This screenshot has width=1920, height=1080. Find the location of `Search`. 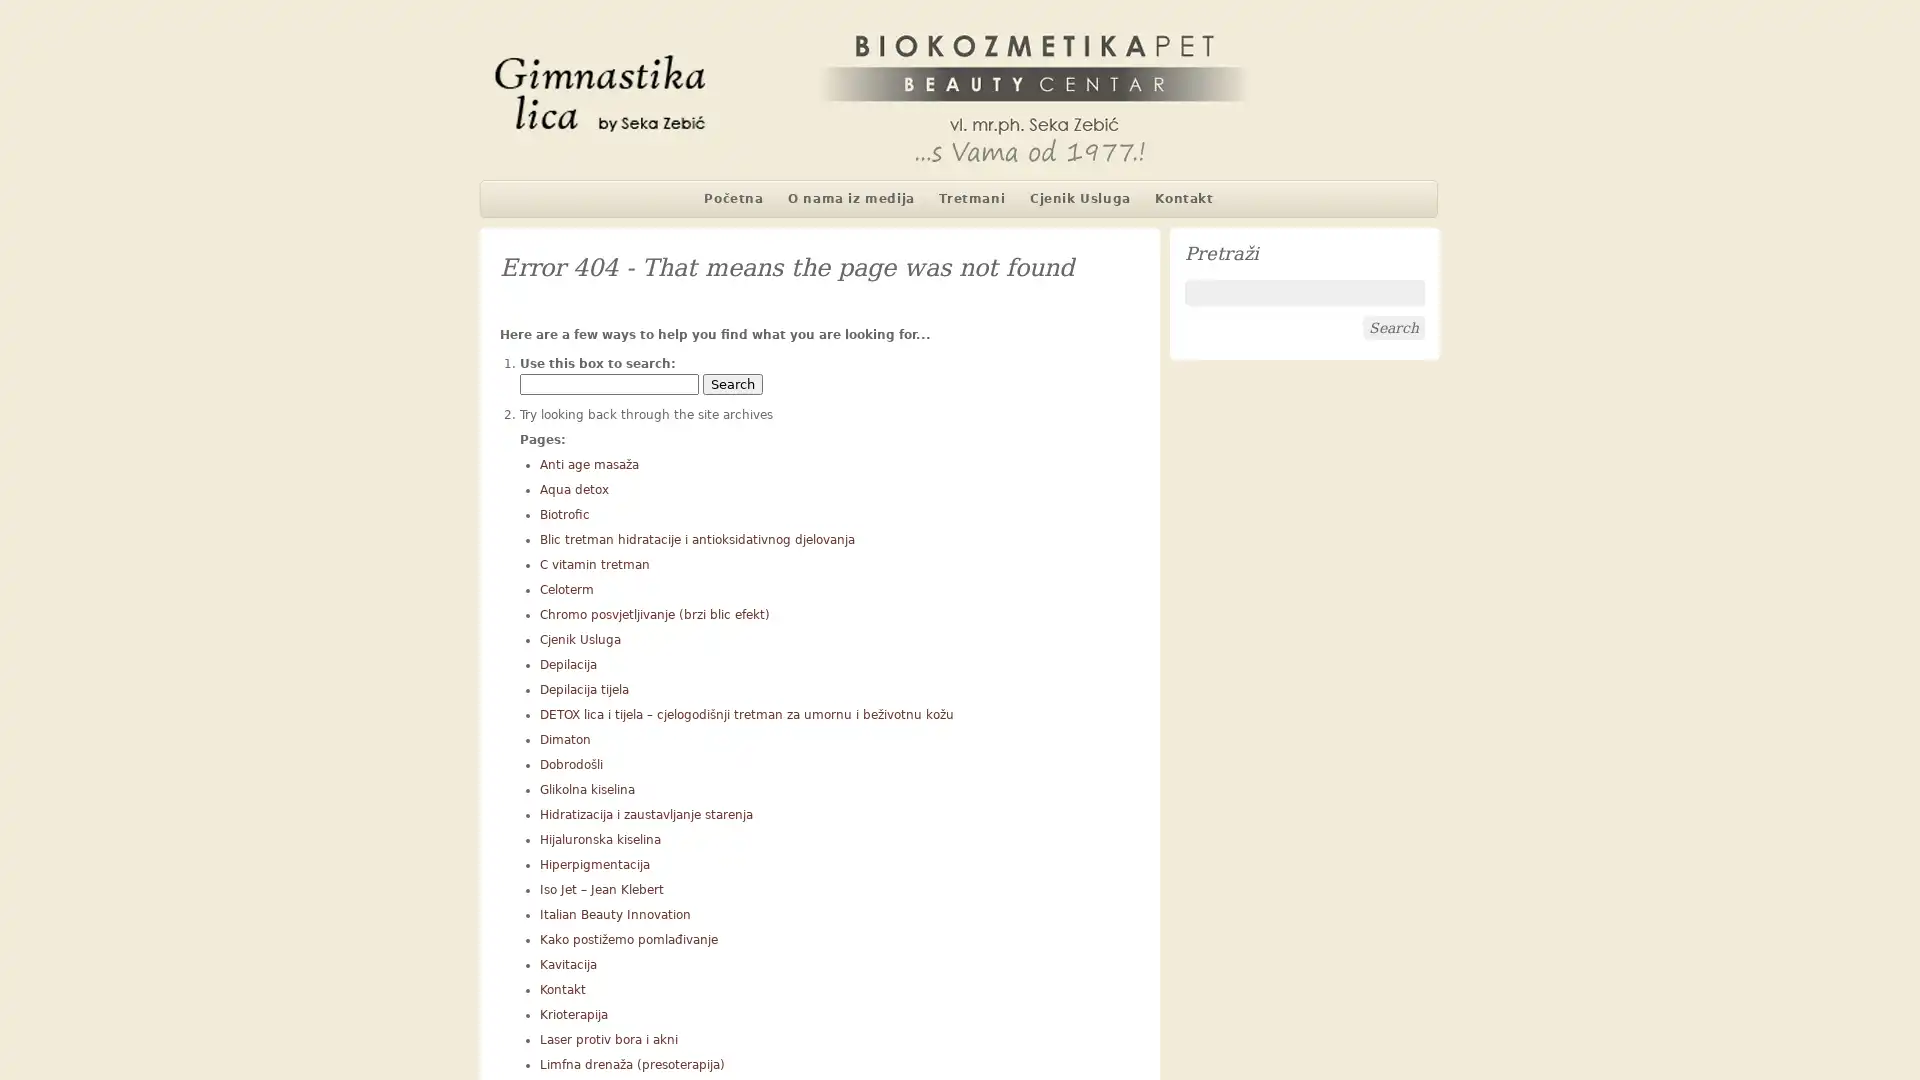

Search is located at coordinates (732, 384).